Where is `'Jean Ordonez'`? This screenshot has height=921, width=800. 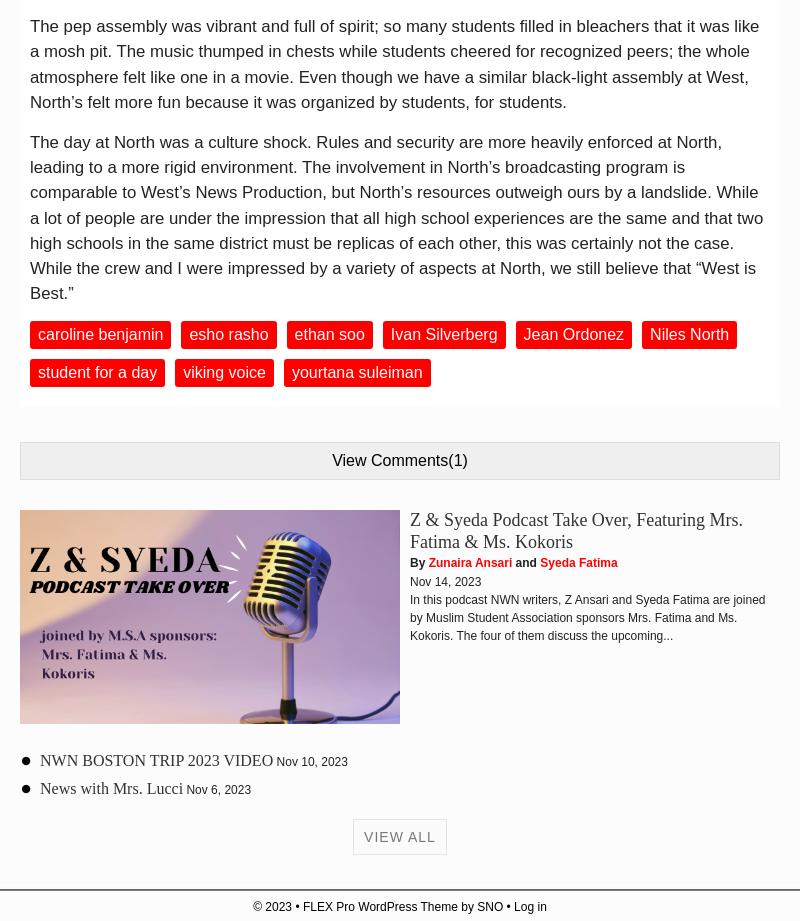
'Jean Ordonez' is located at coordinates (572, 334).